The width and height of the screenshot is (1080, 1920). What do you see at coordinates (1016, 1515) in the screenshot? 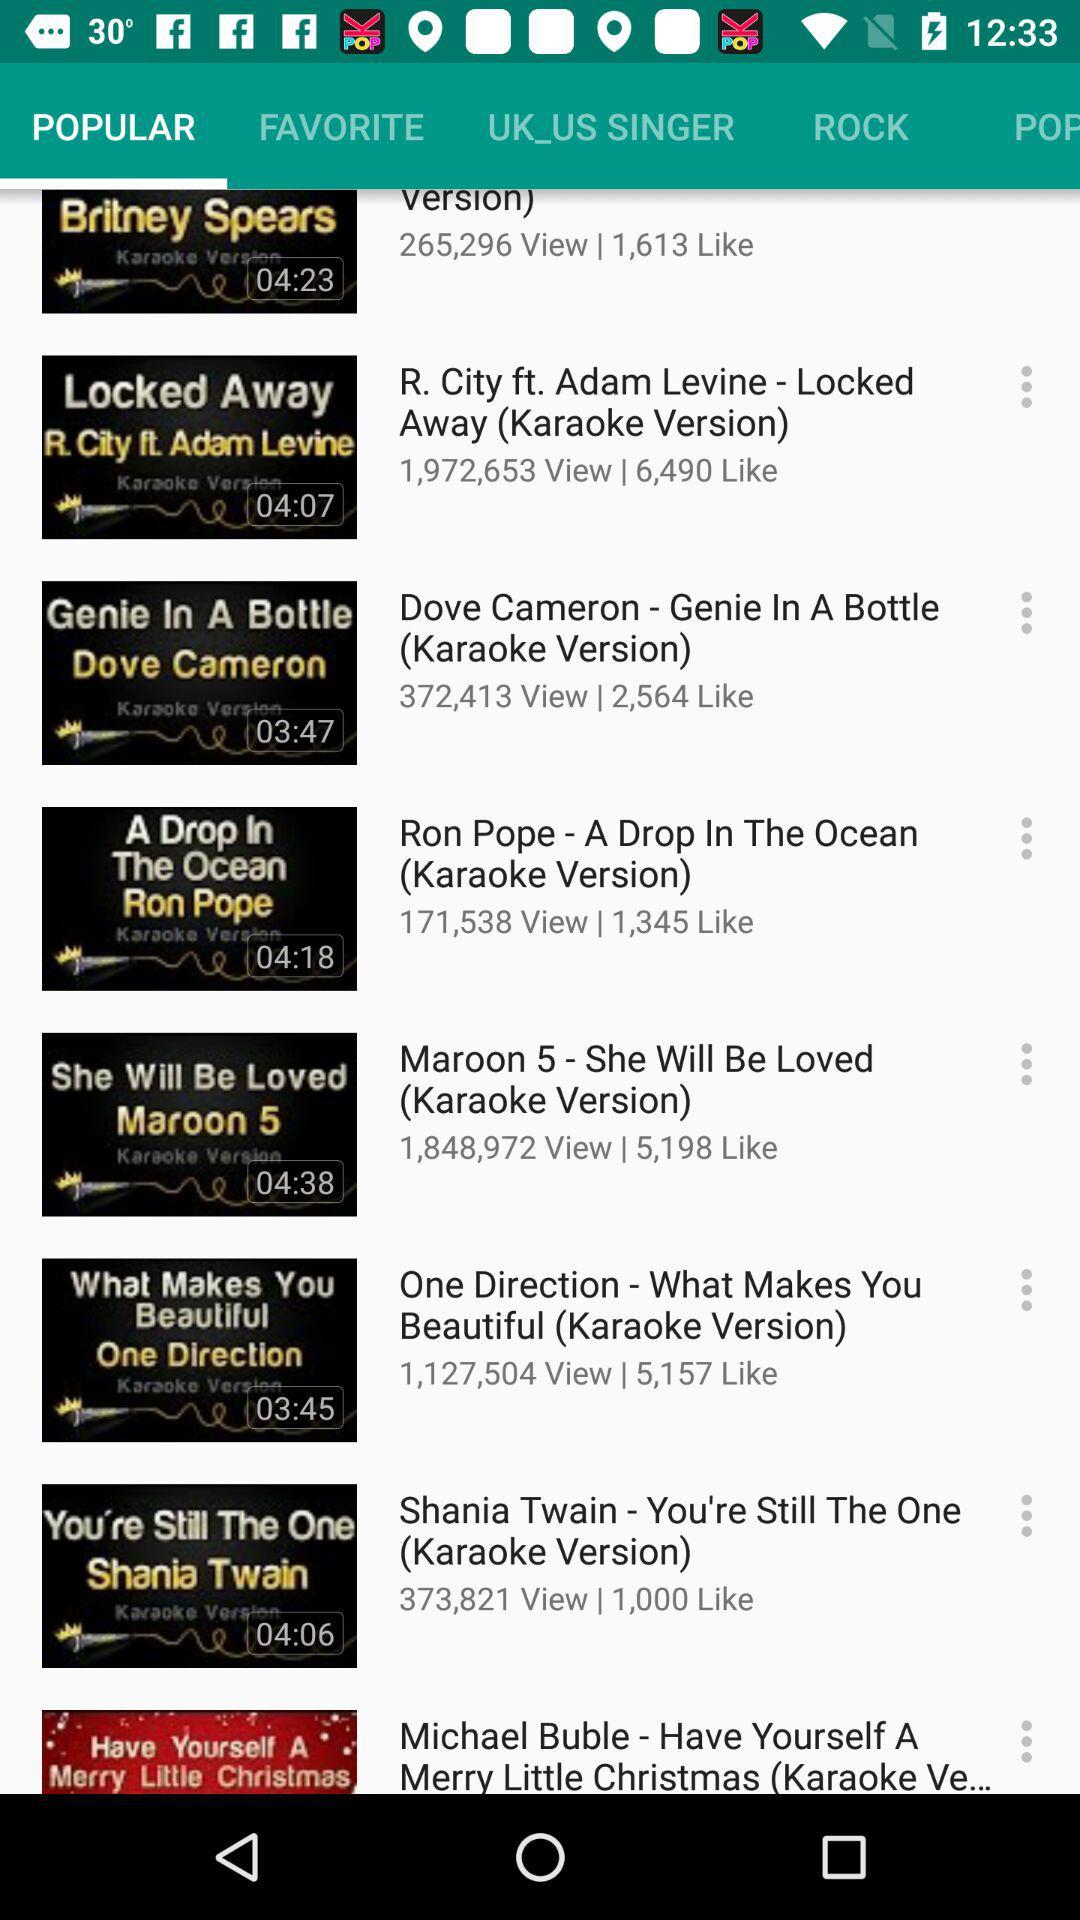
I see `show options` at bounding box center [1016, 1515].